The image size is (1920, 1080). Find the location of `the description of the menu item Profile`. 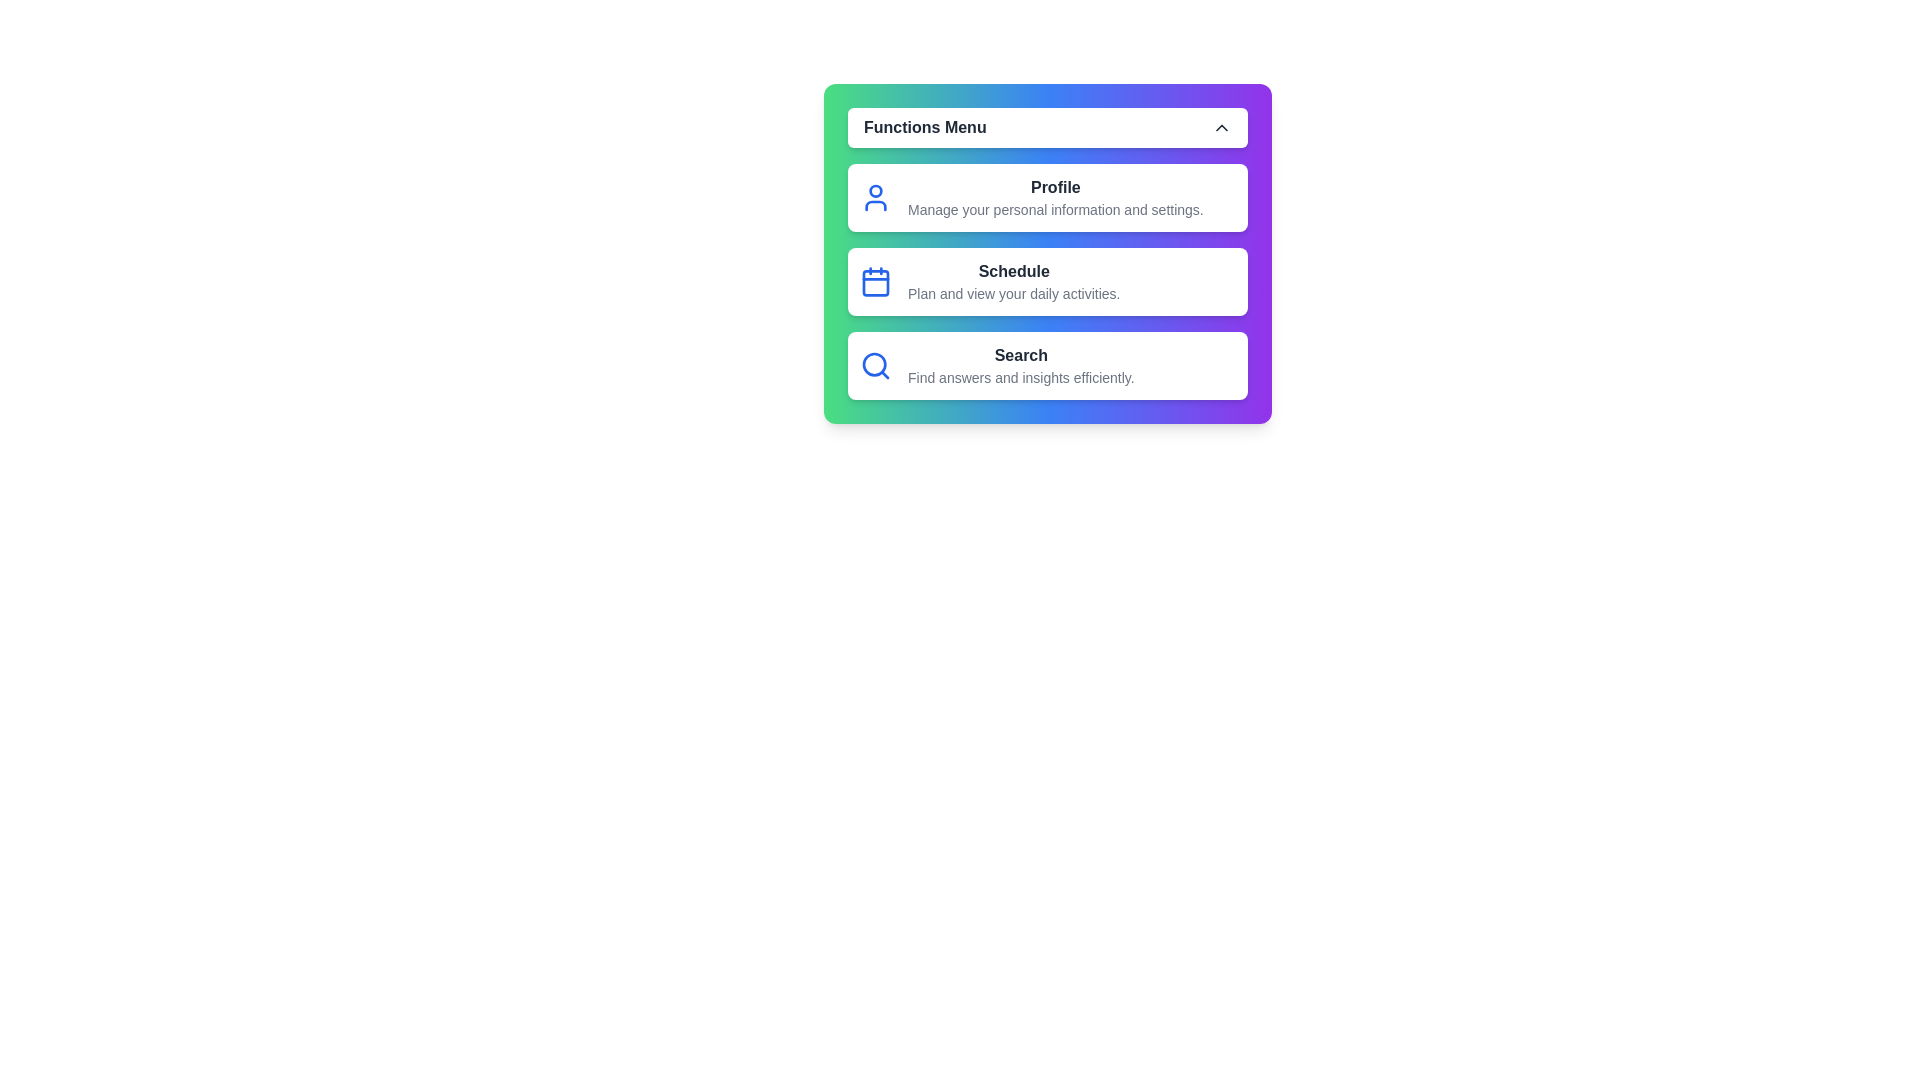

the description of the menu item Profile is located at coordinates (1046, 197).